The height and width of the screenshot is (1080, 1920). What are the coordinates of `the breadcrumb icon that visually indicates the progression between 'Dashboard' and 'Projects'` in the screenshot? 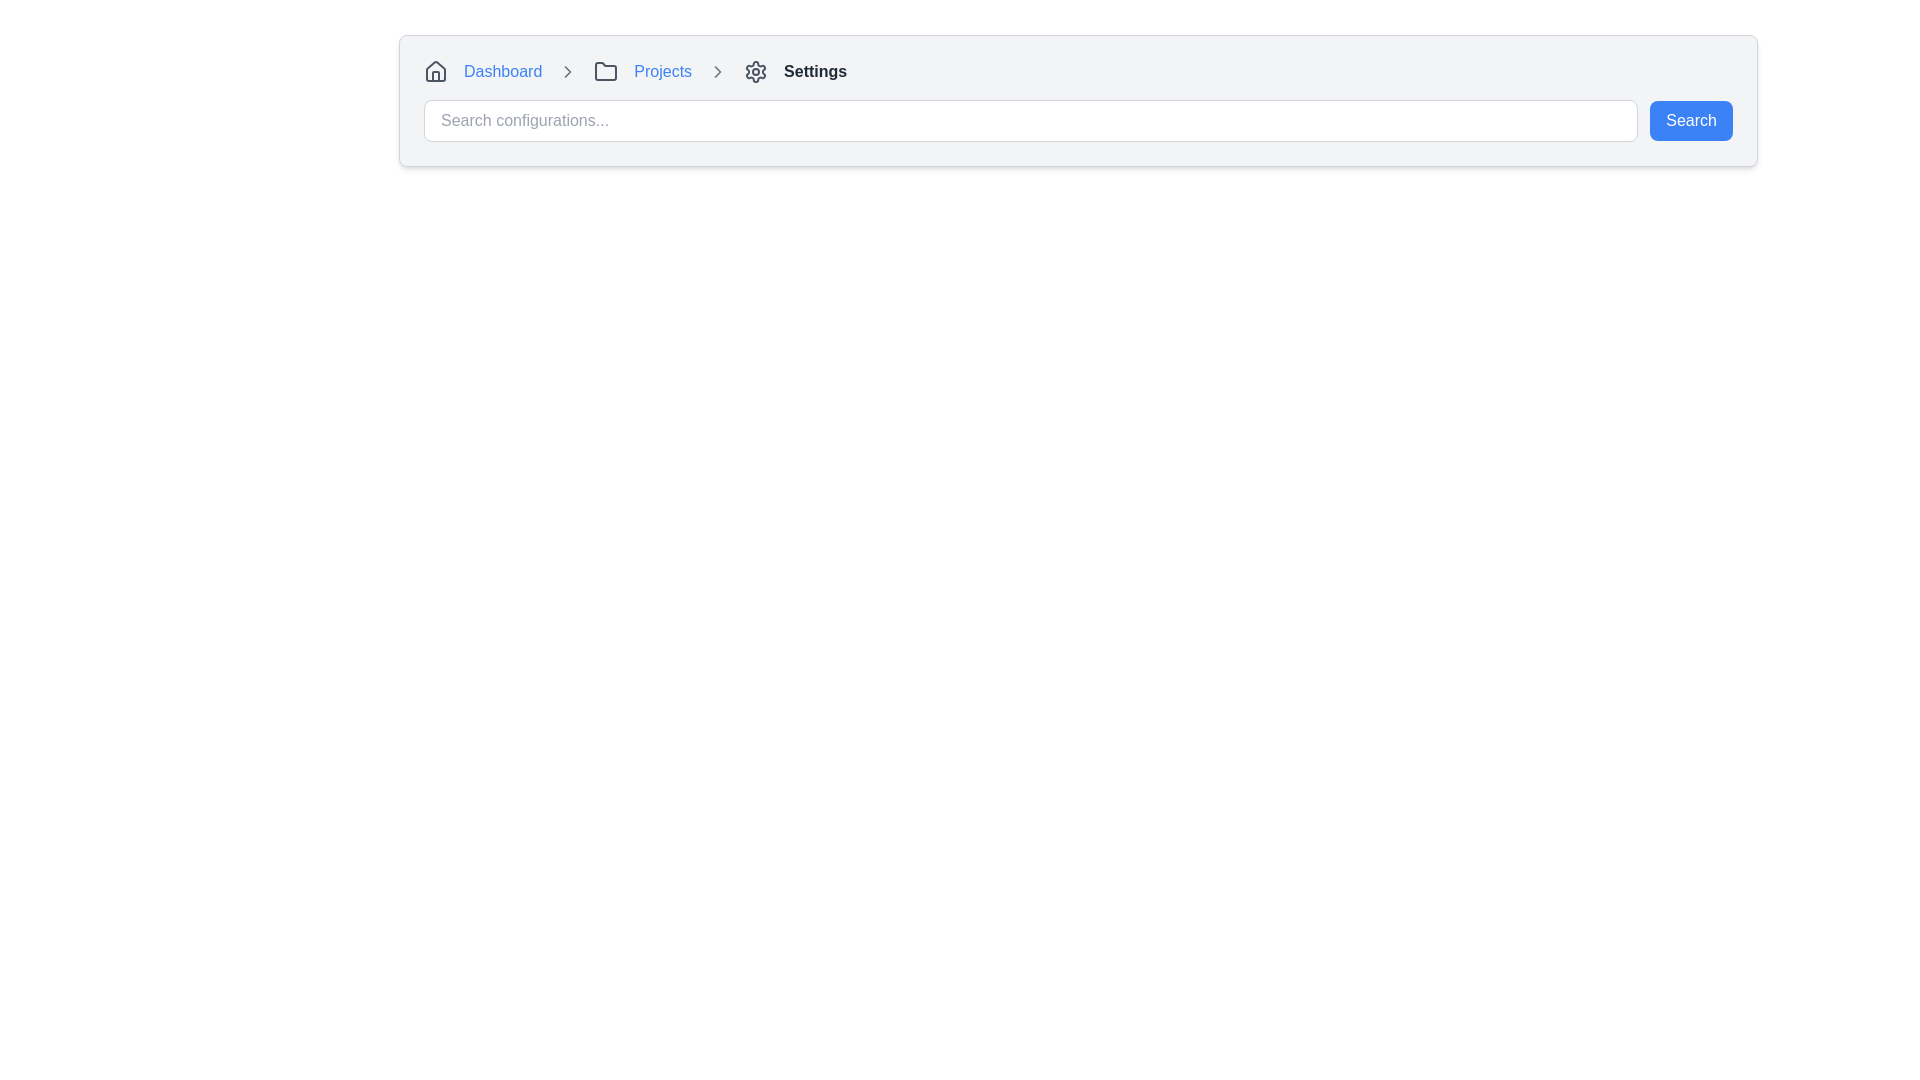 It's located at (567, 71).